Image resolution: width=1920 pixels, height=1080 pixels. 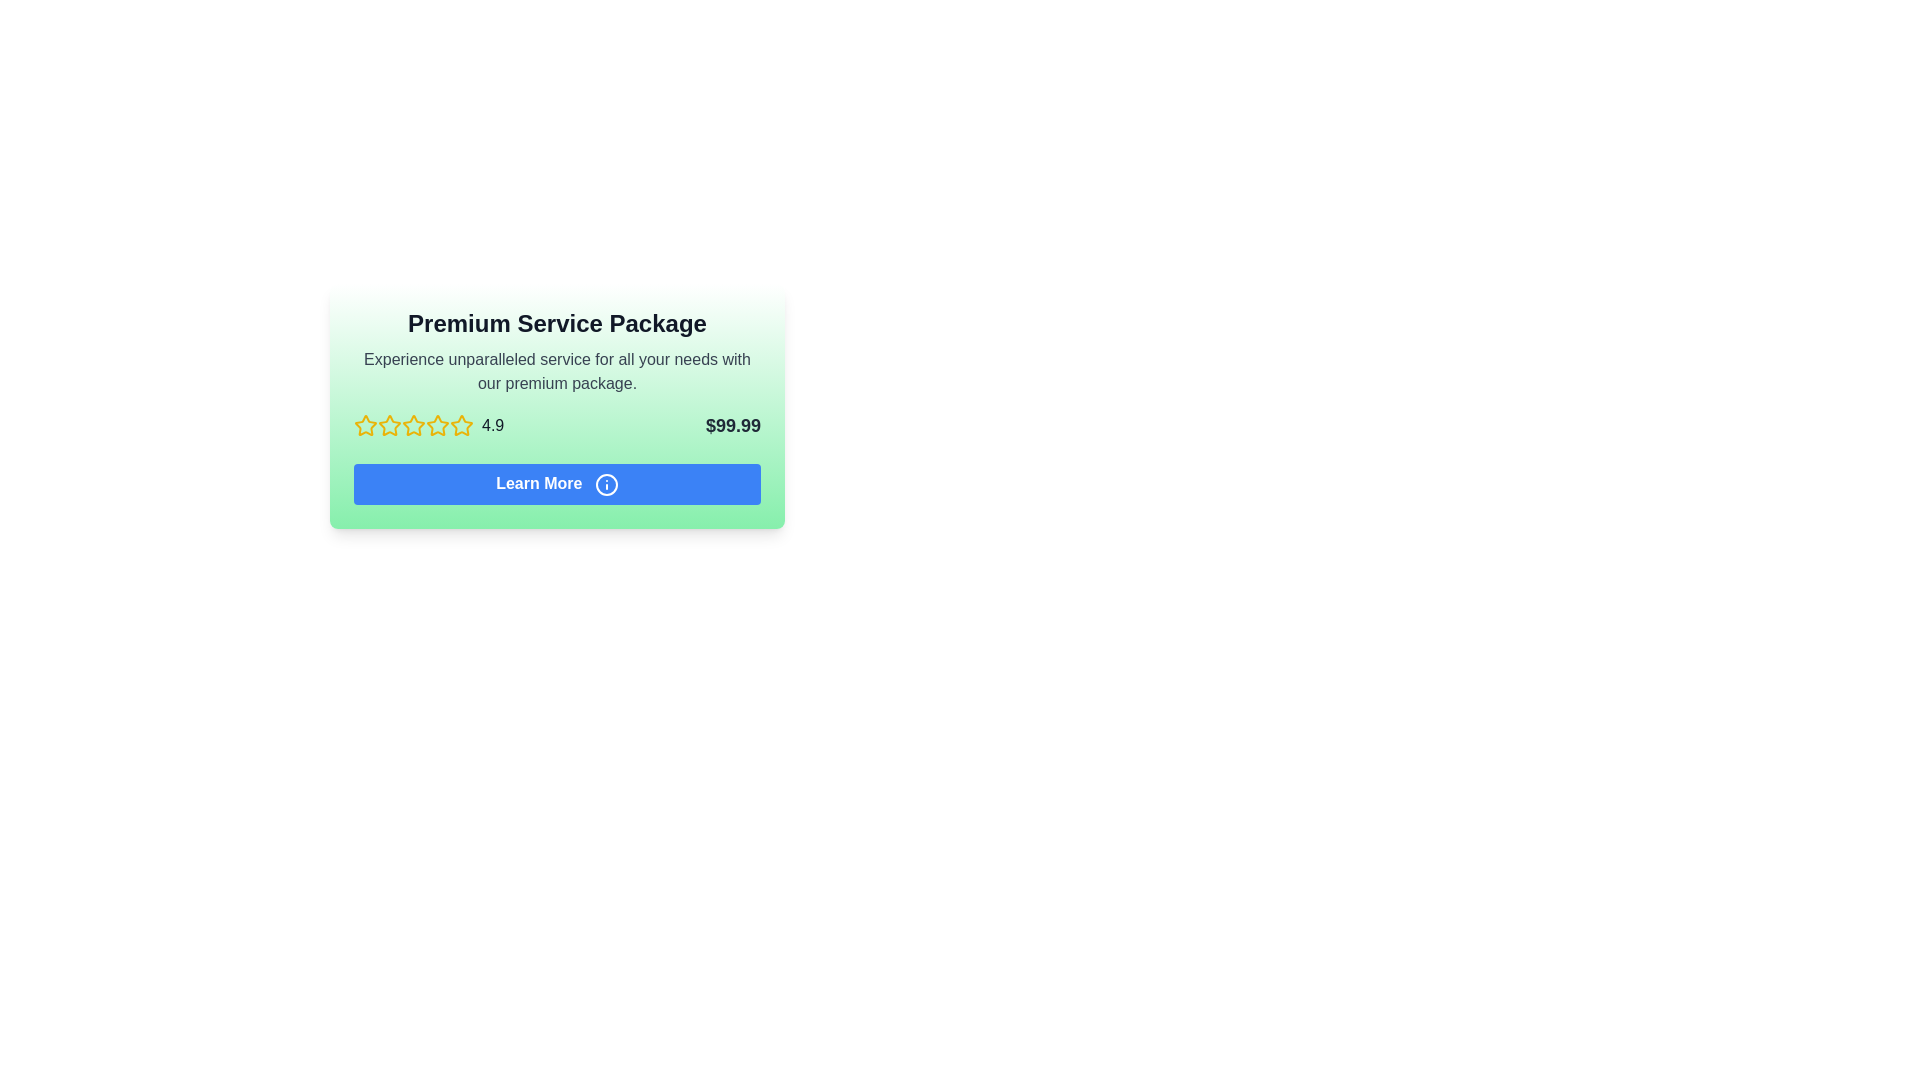 I want to click on circular icon with a thin border and interior elements located to the right of the 'Learn More' text in the blue button, so click(x=605, y=484).